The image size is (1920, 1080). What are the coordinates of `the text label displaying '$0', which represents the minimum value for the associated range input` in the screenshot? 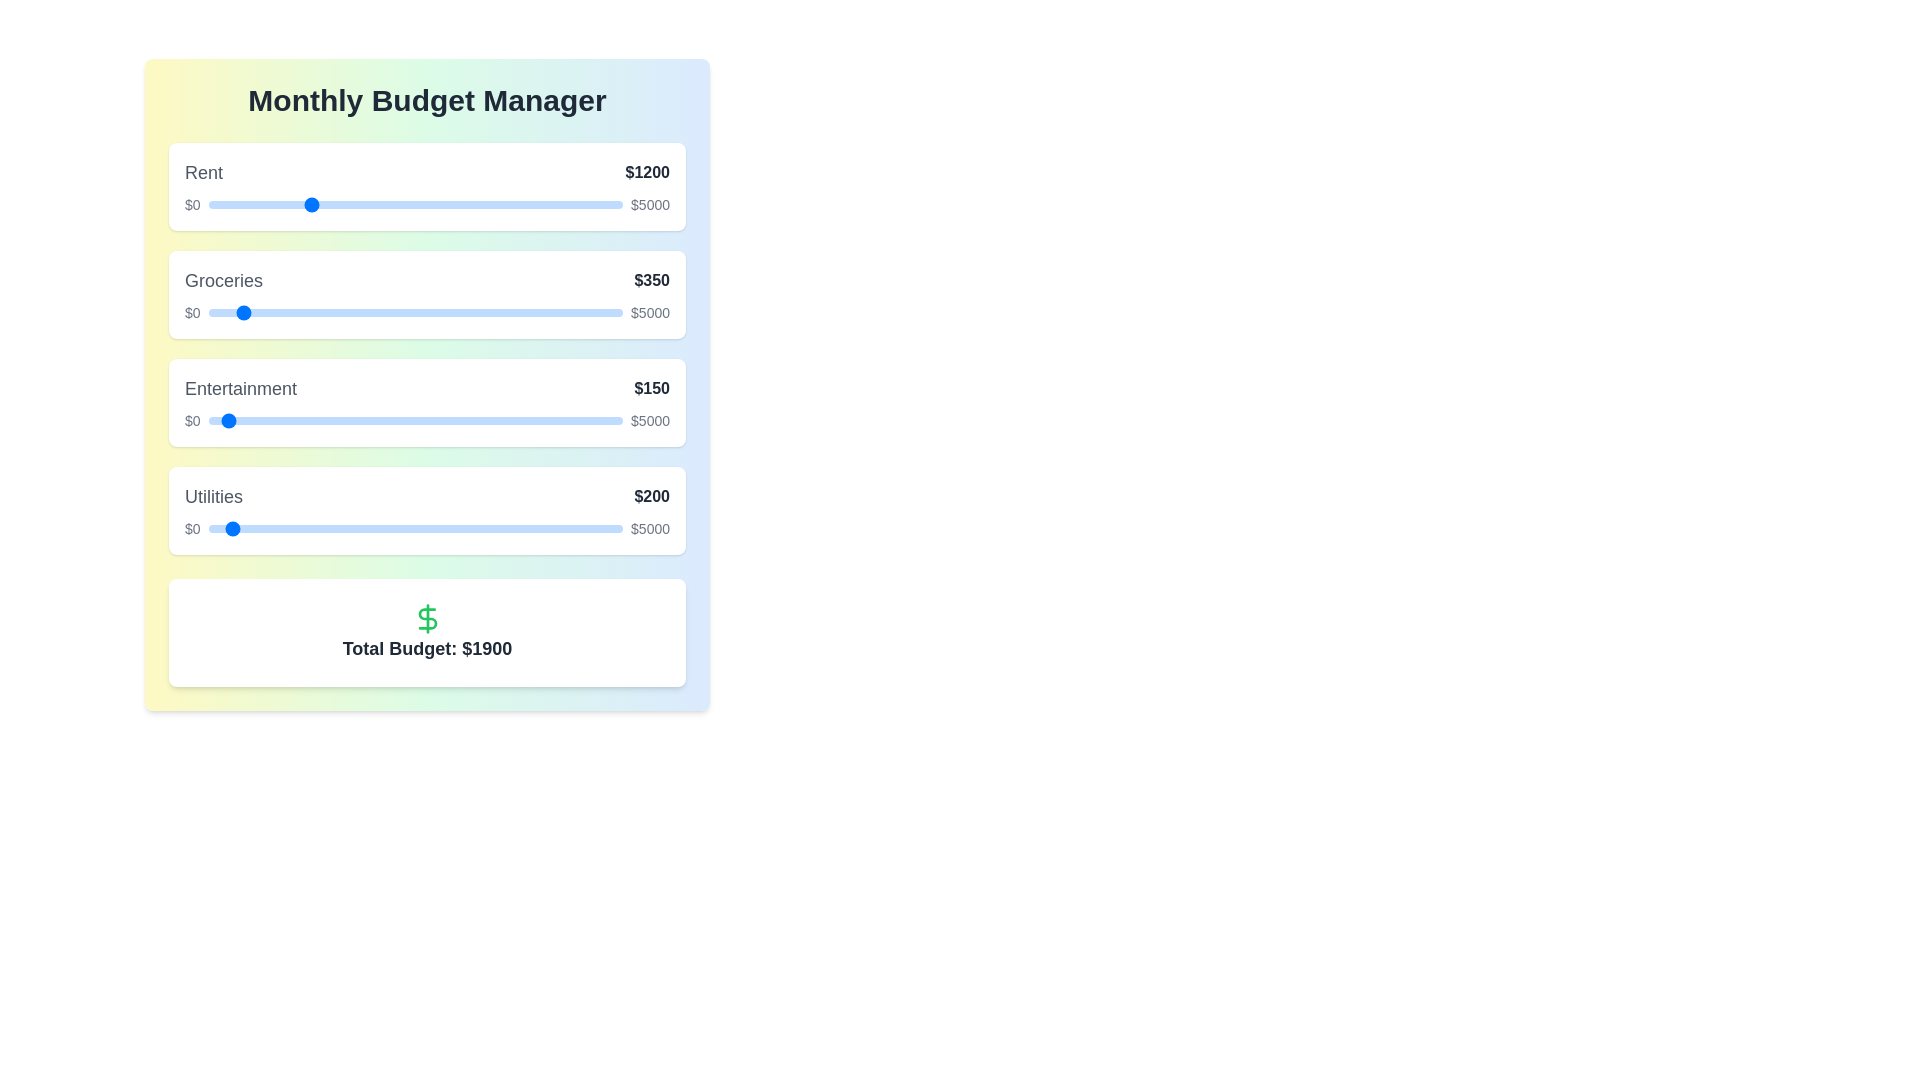 It's located at (192, 204).